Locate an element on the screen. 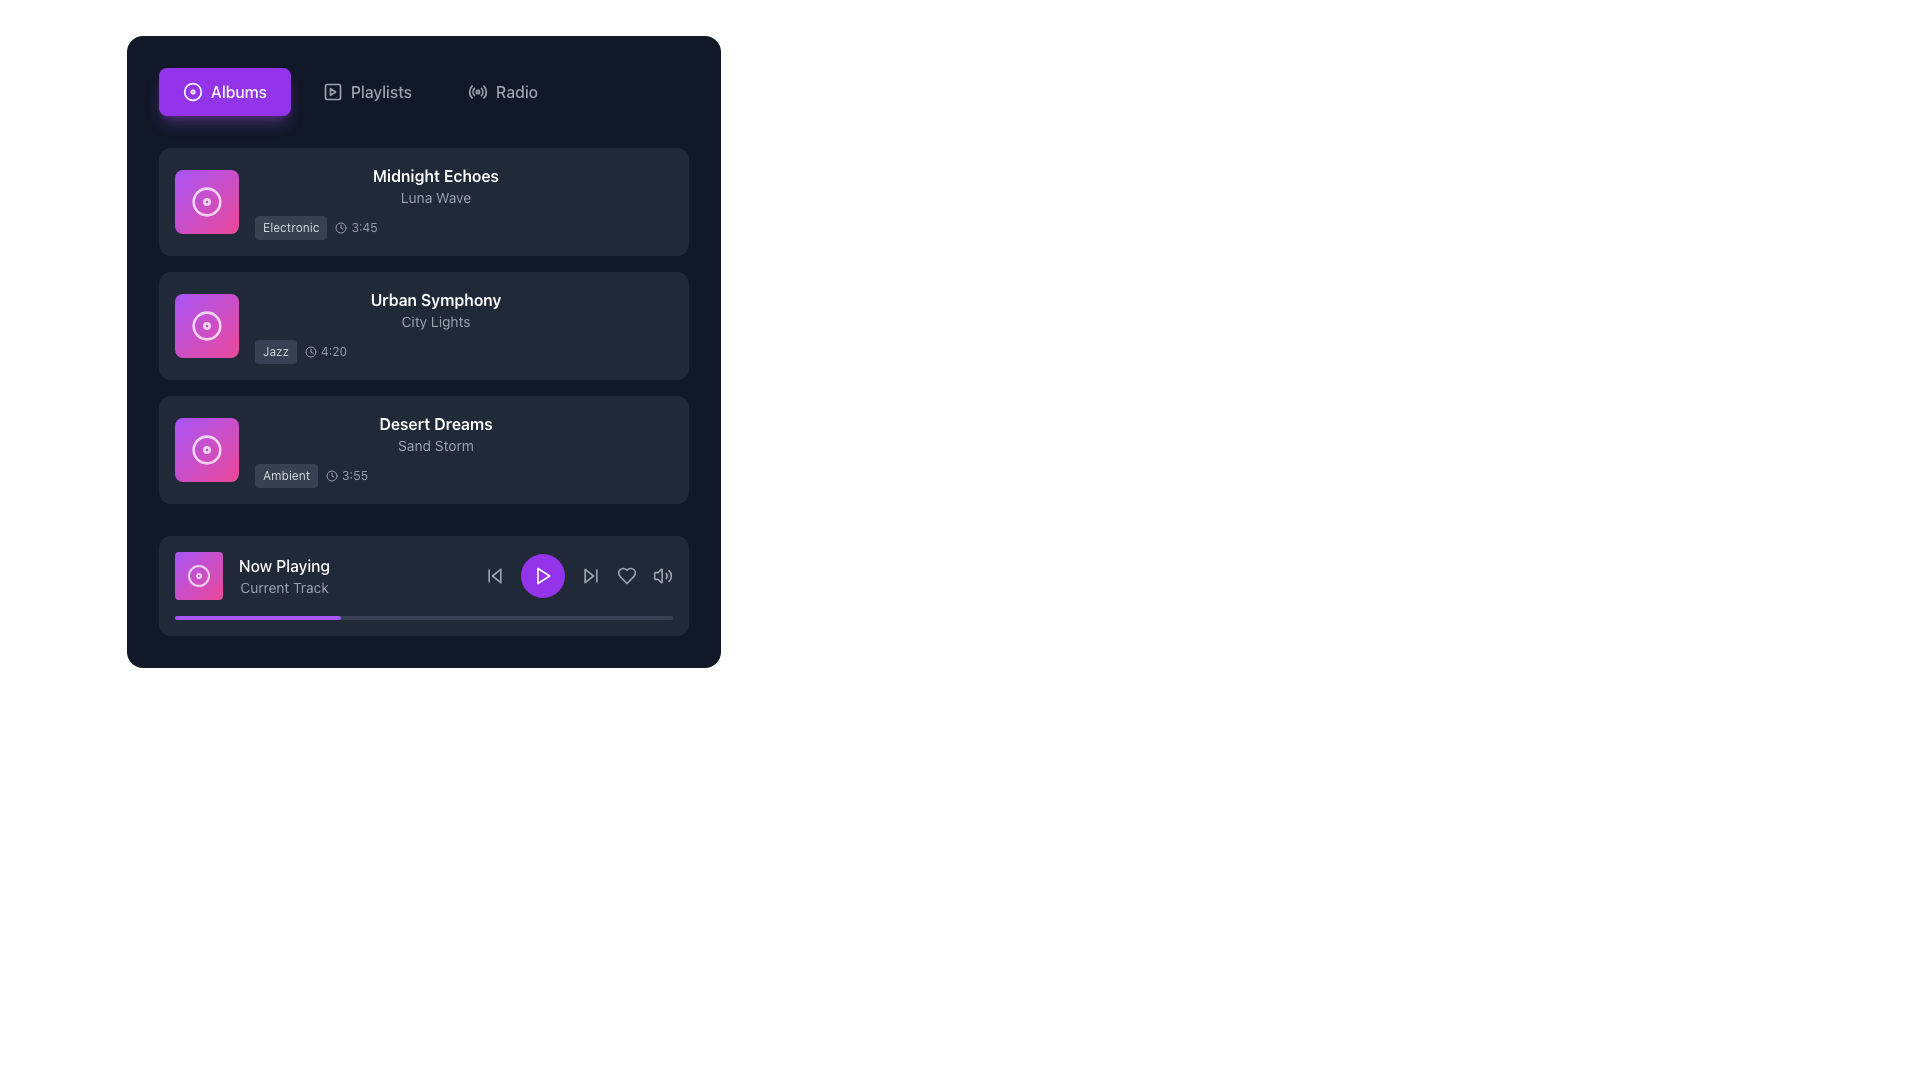 This screenshot has height=1080, width=1920. the 'Now Playing' text label, which displays the current track information in a dark-themed interface, located at the bottom section adjacent to playback control buttons is located at coordinates (283, 575).